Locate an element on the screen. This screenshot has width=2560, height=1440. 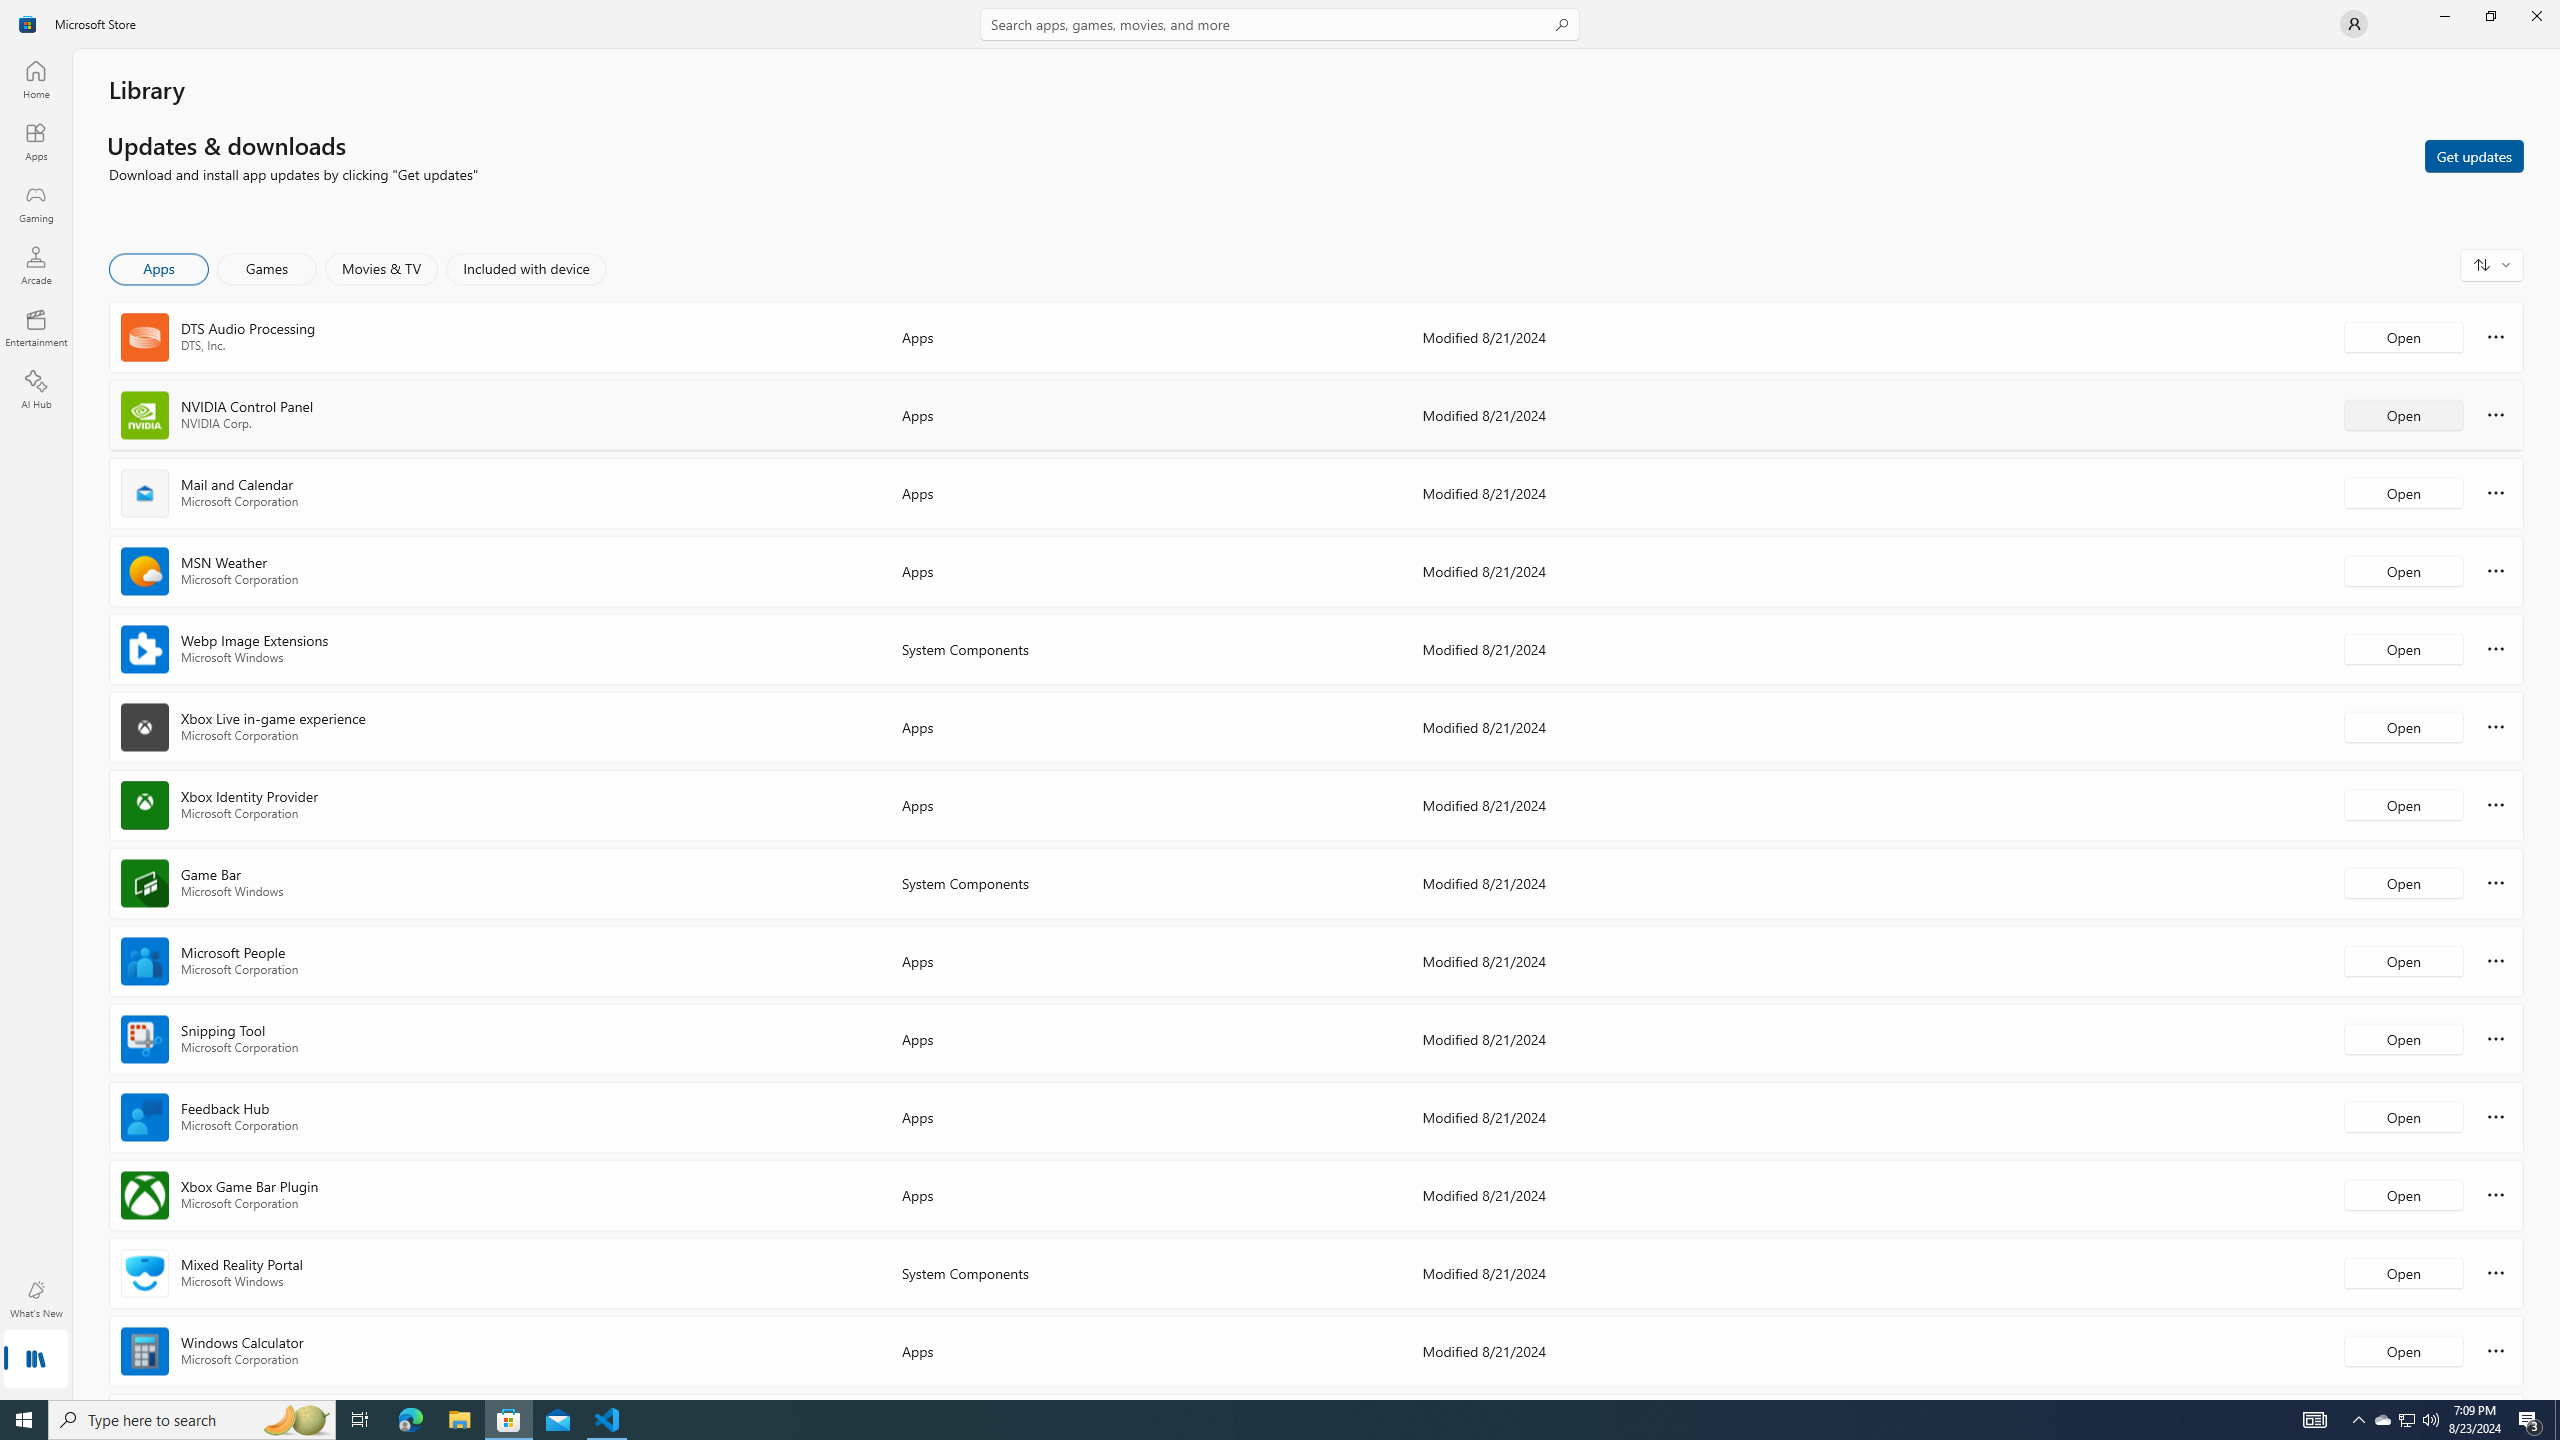
'Games' is located at coordinates (266, 268).